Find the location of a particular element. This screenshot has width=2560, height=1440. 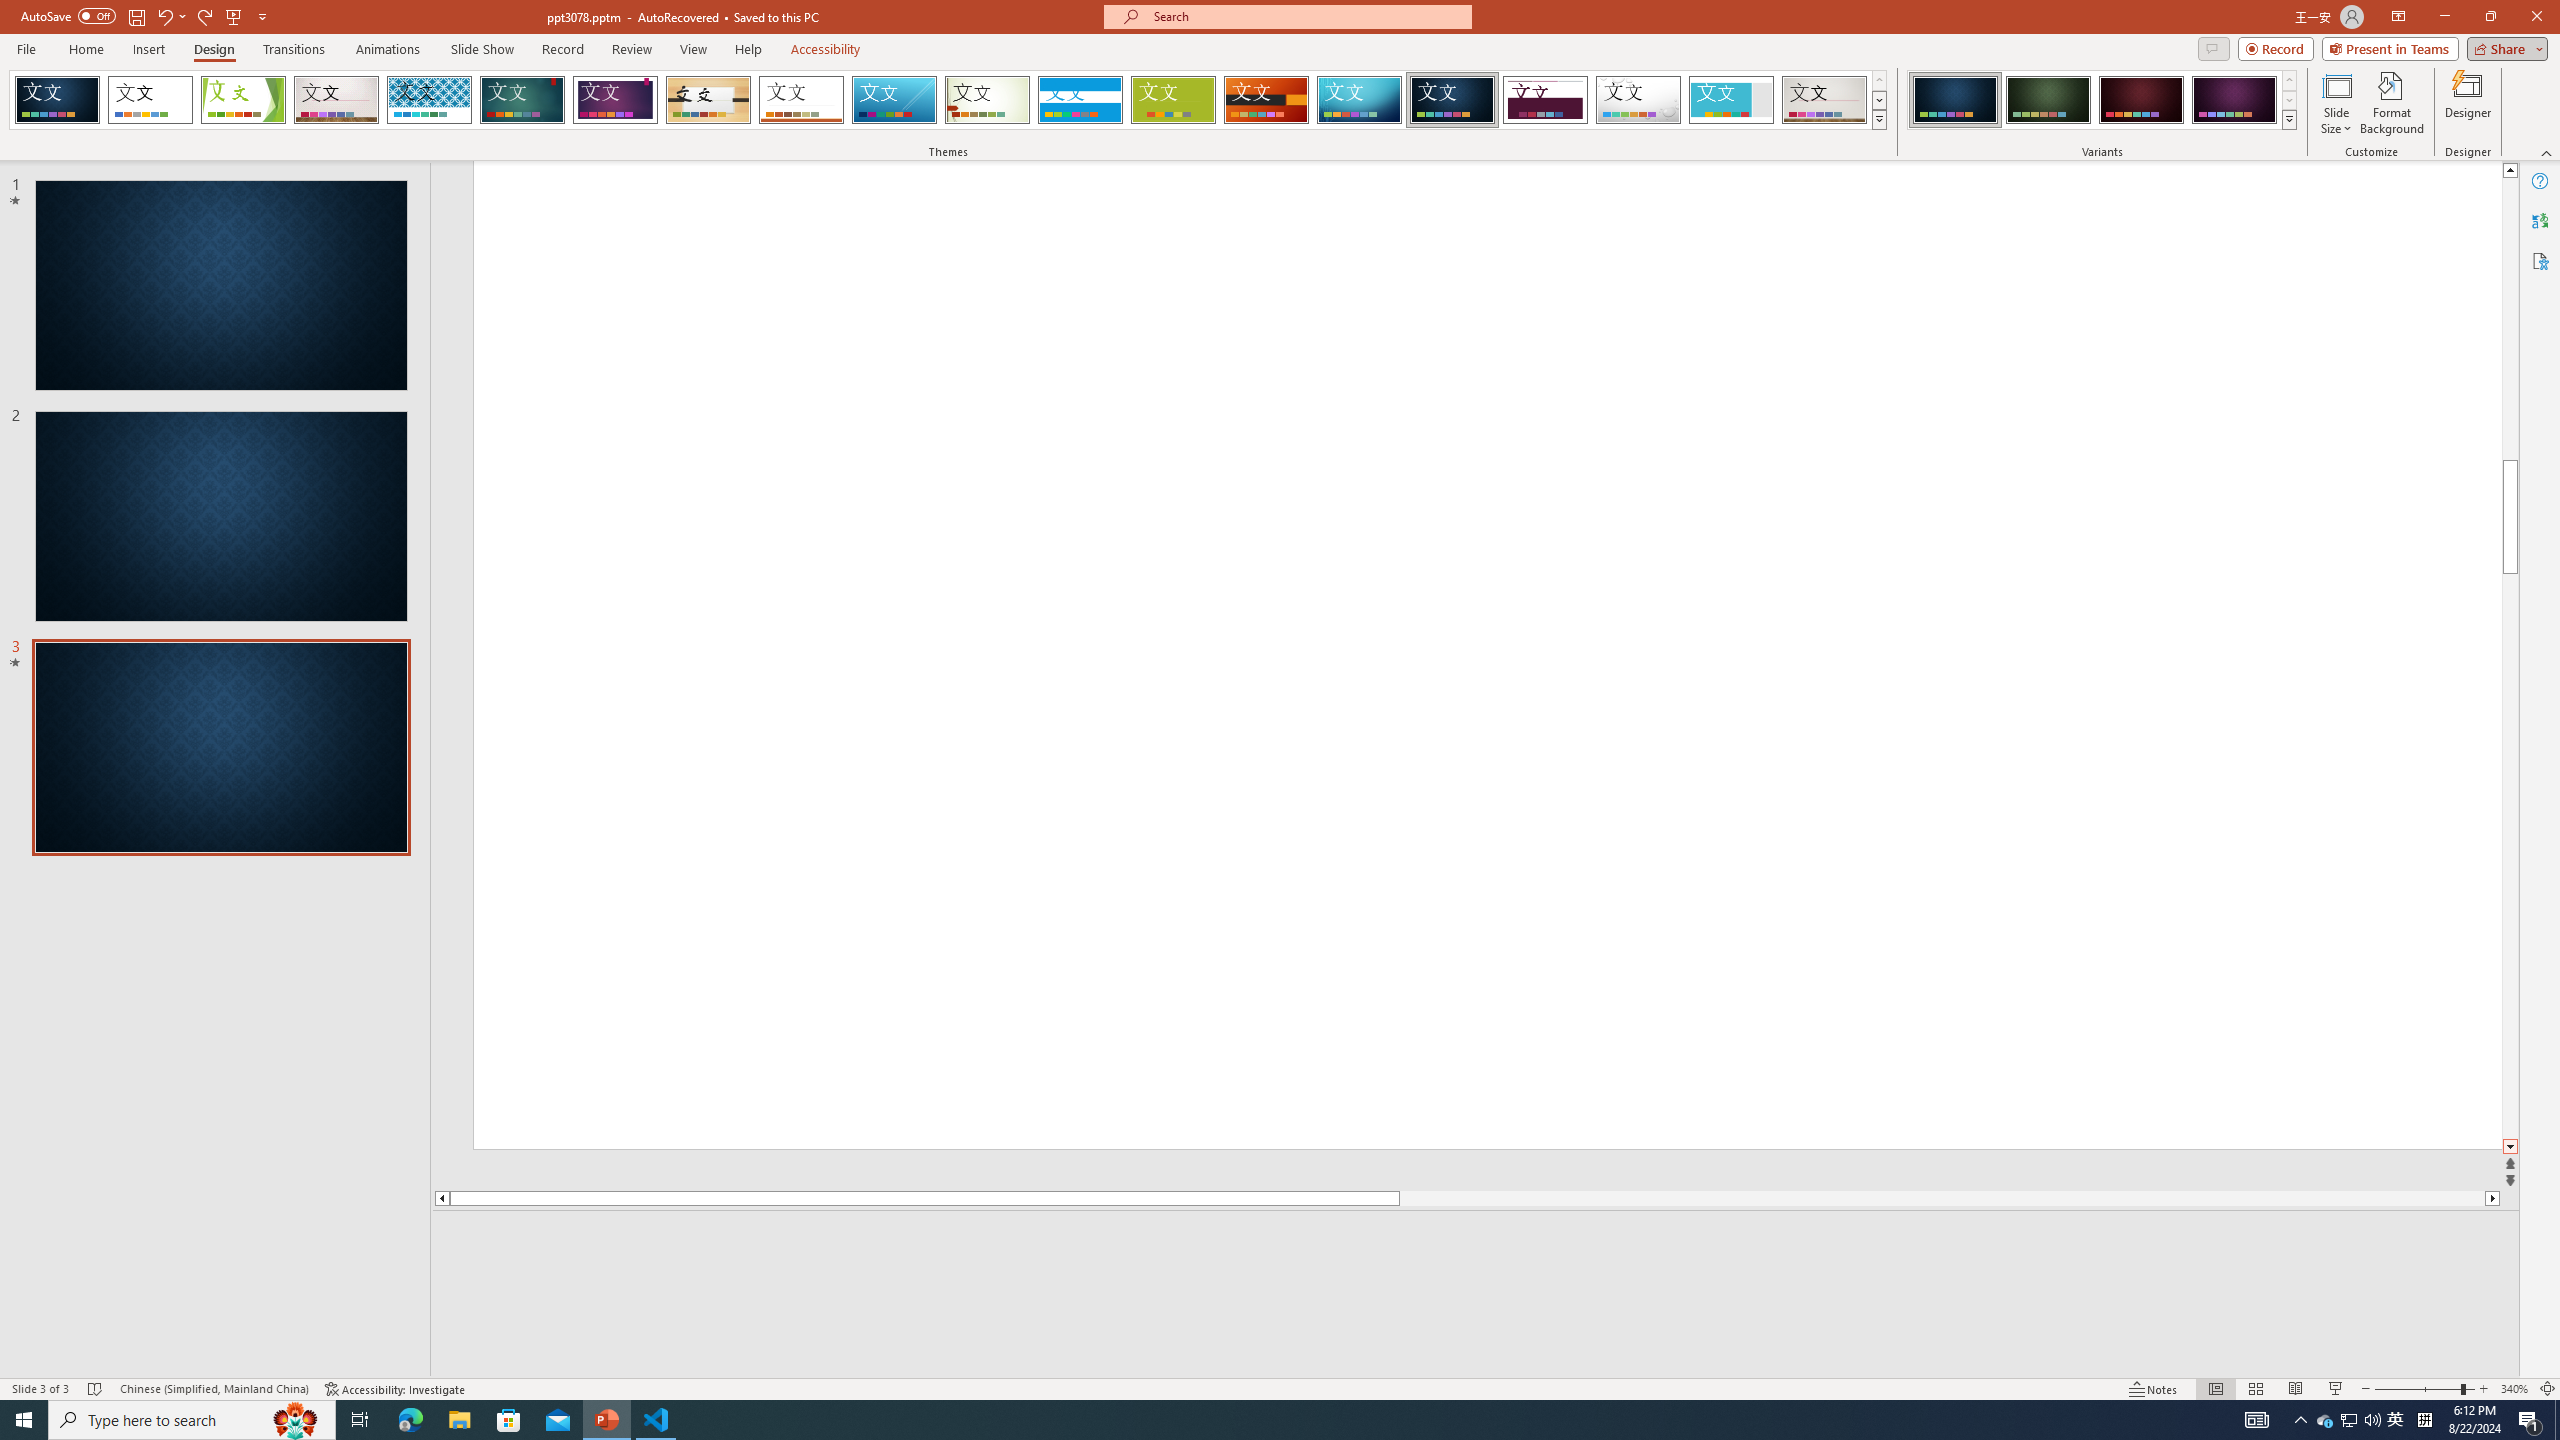

'Organic' is located at coordinates (709, 99).